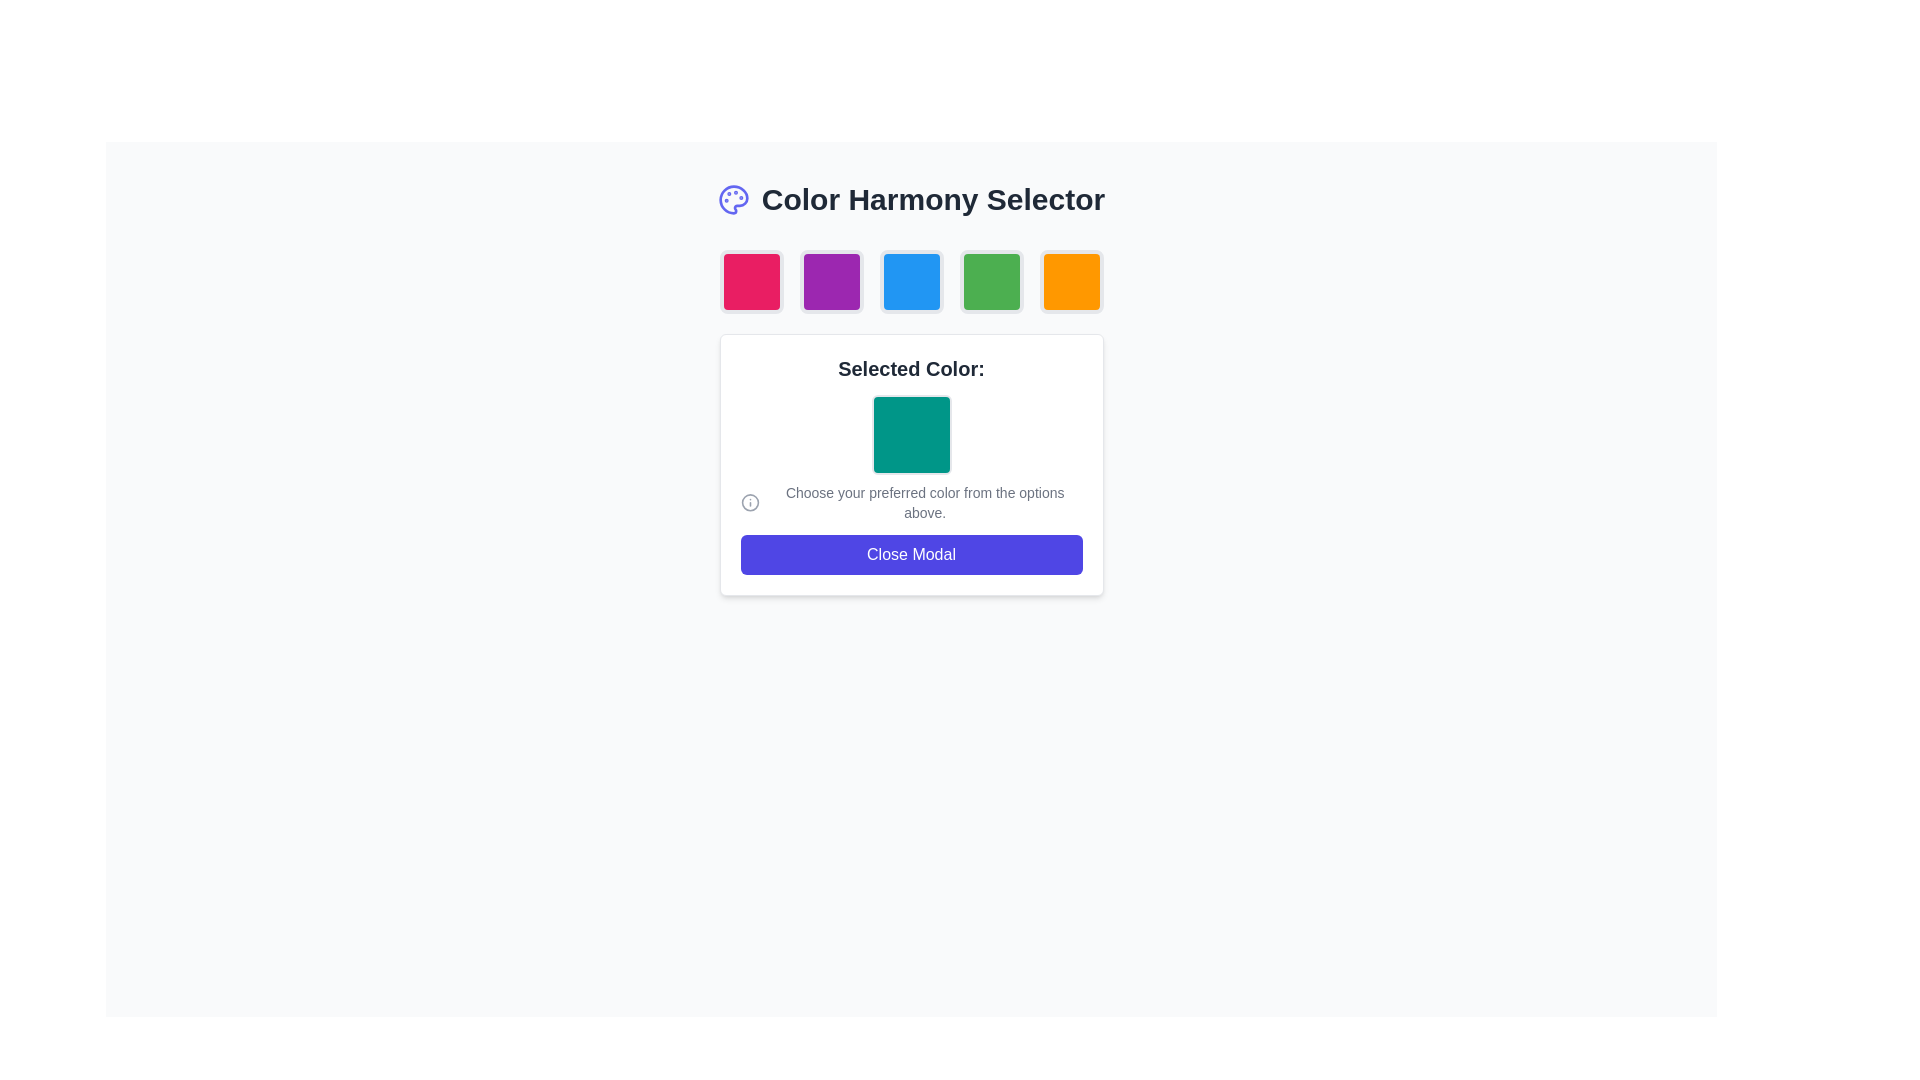  I want to click on one of the color buttons in the Color Harmony Selector grid layout, located near the top-center of the modal window, so click(910, 281).